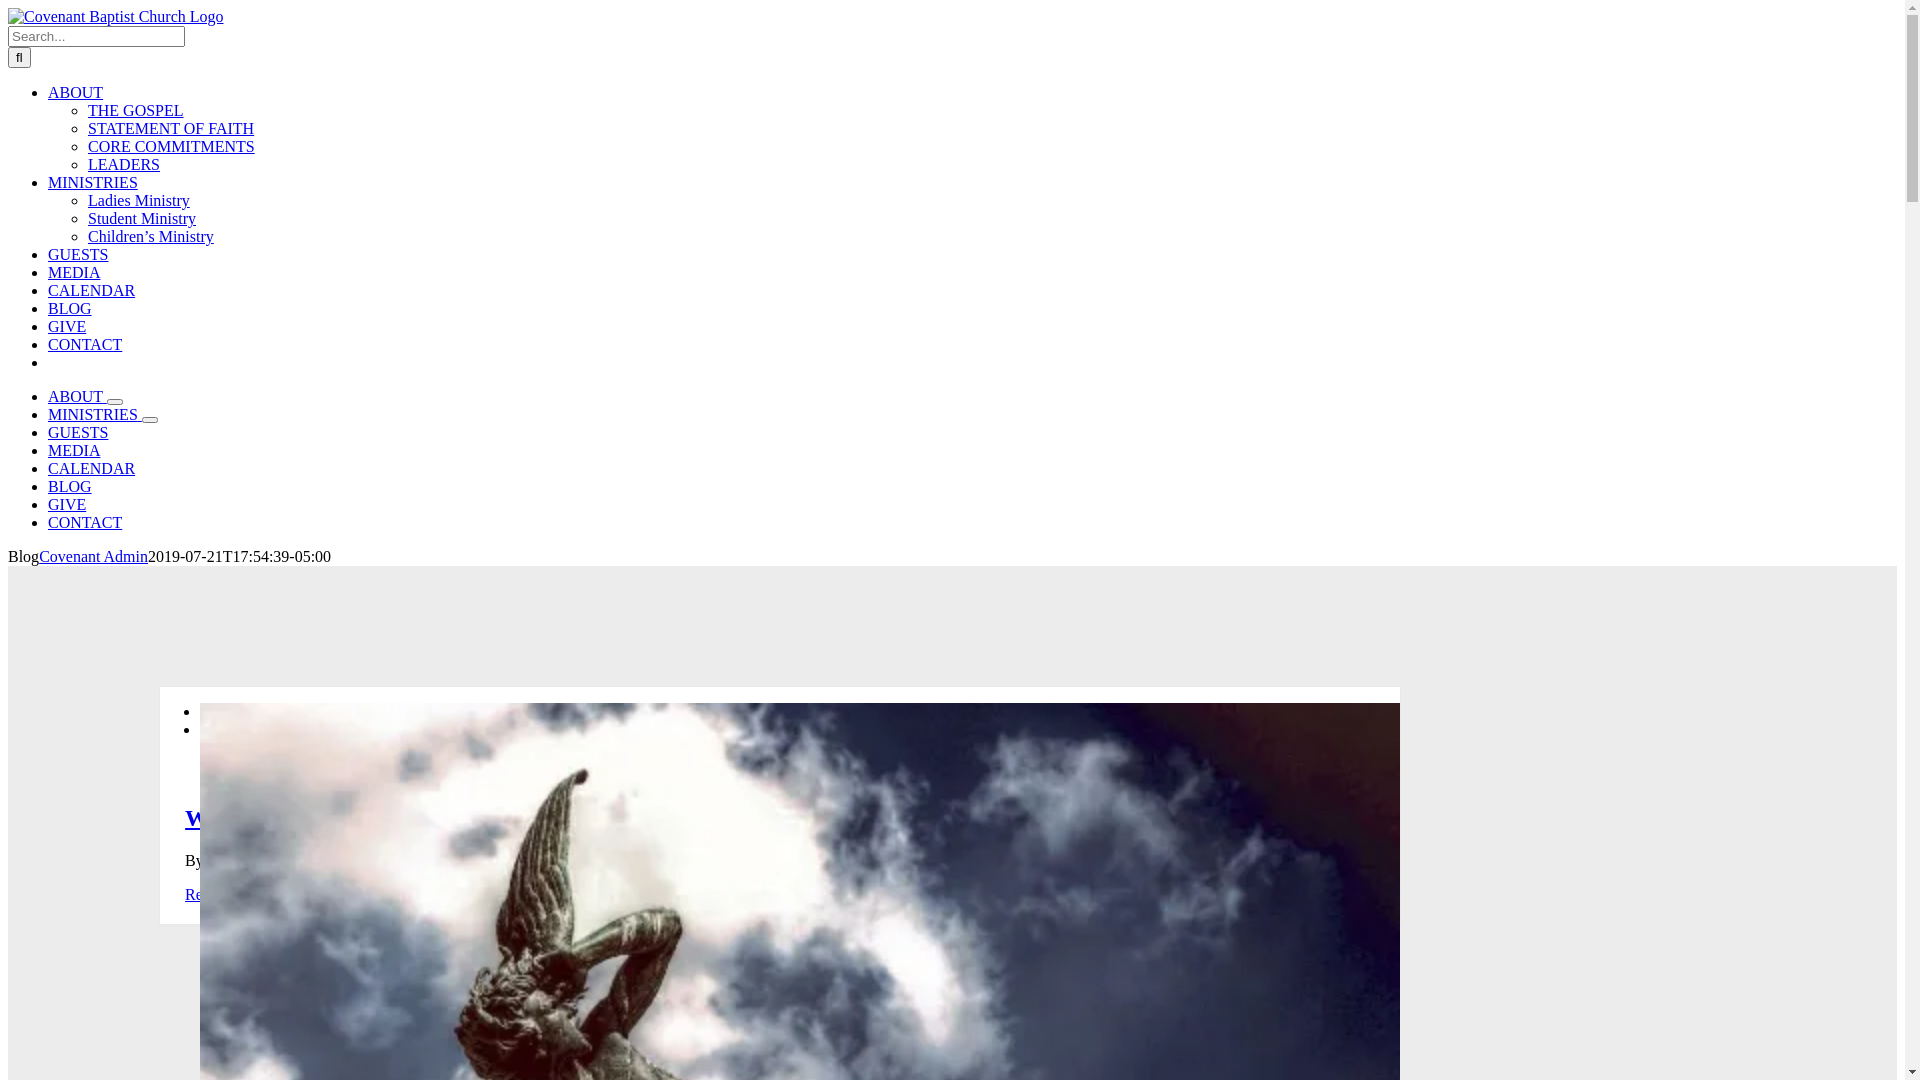 The width and height of the screenshot is (1920, 1080). I want to click on 'Student Ministry', so click(141, 218).